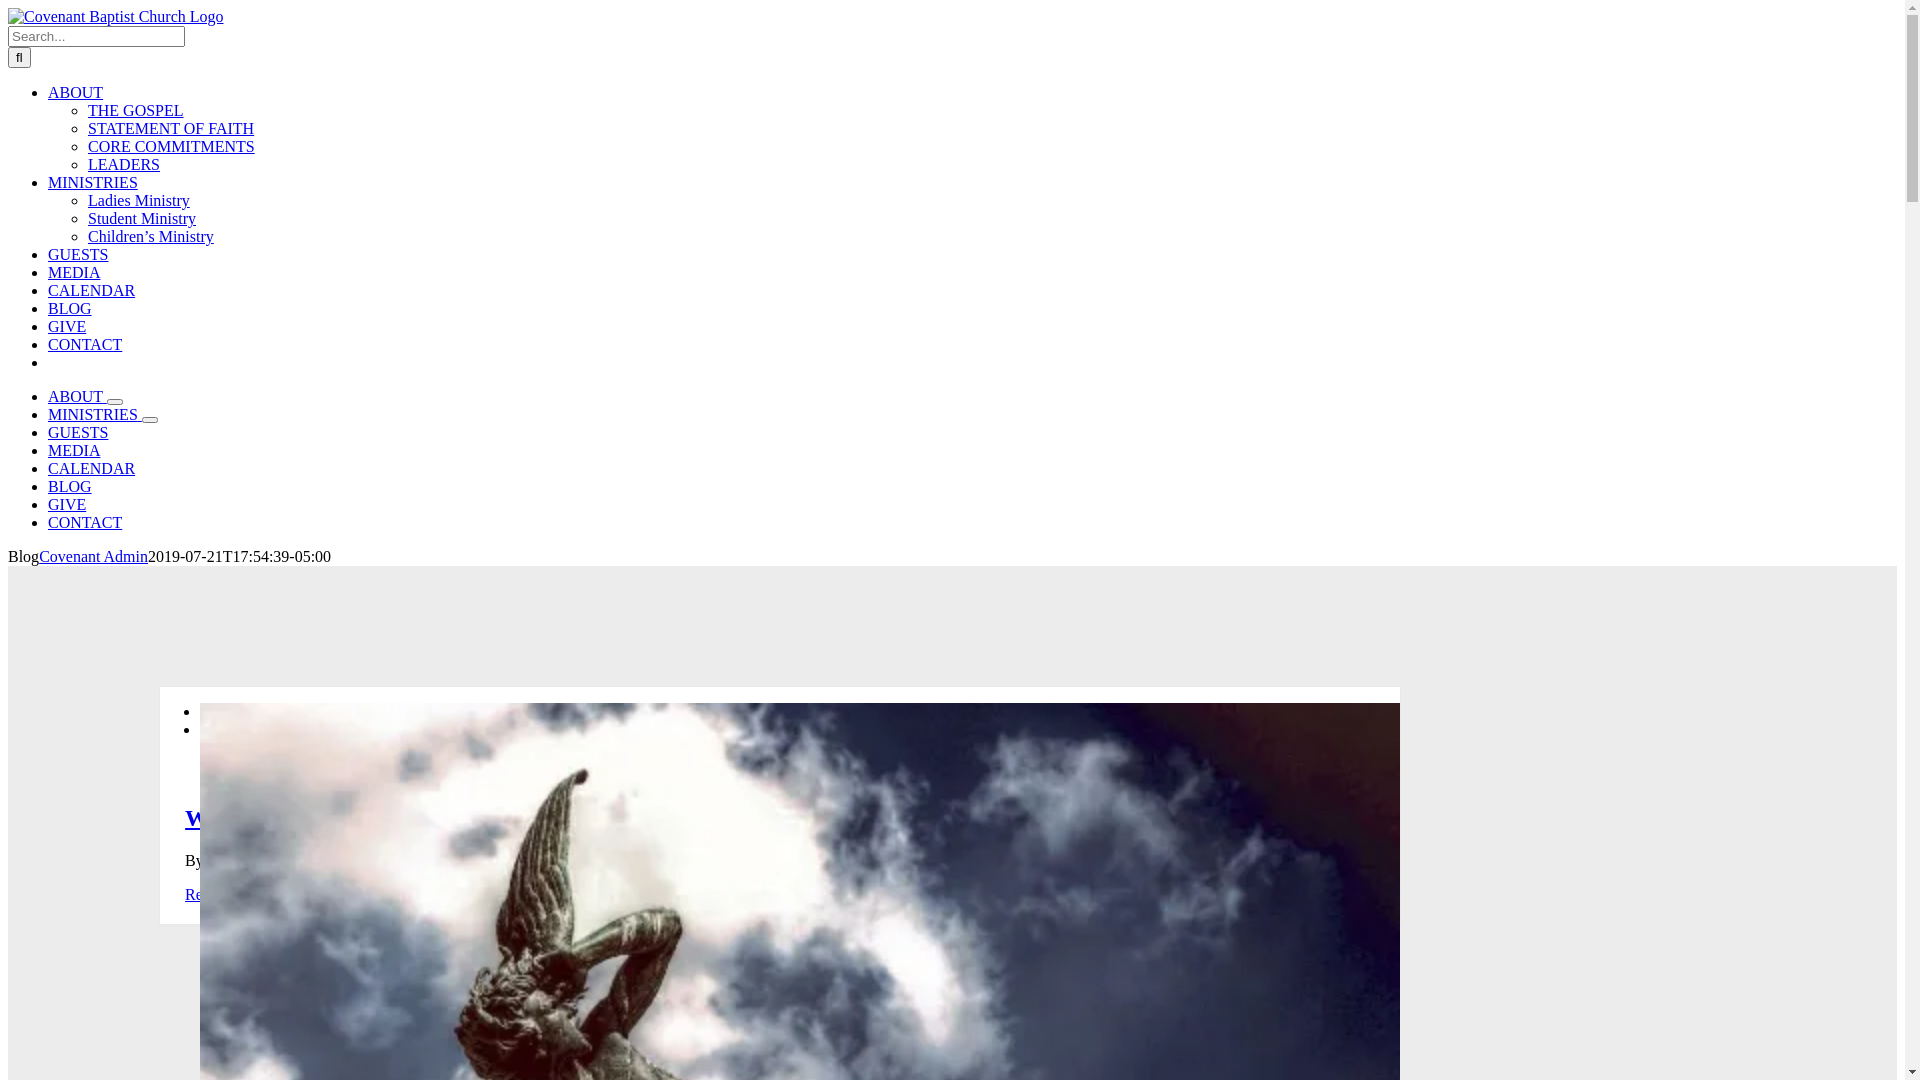 The width and height of the screenshot is (1920, 1080). I want to click on 'Student Ministry', so click(141, 218).